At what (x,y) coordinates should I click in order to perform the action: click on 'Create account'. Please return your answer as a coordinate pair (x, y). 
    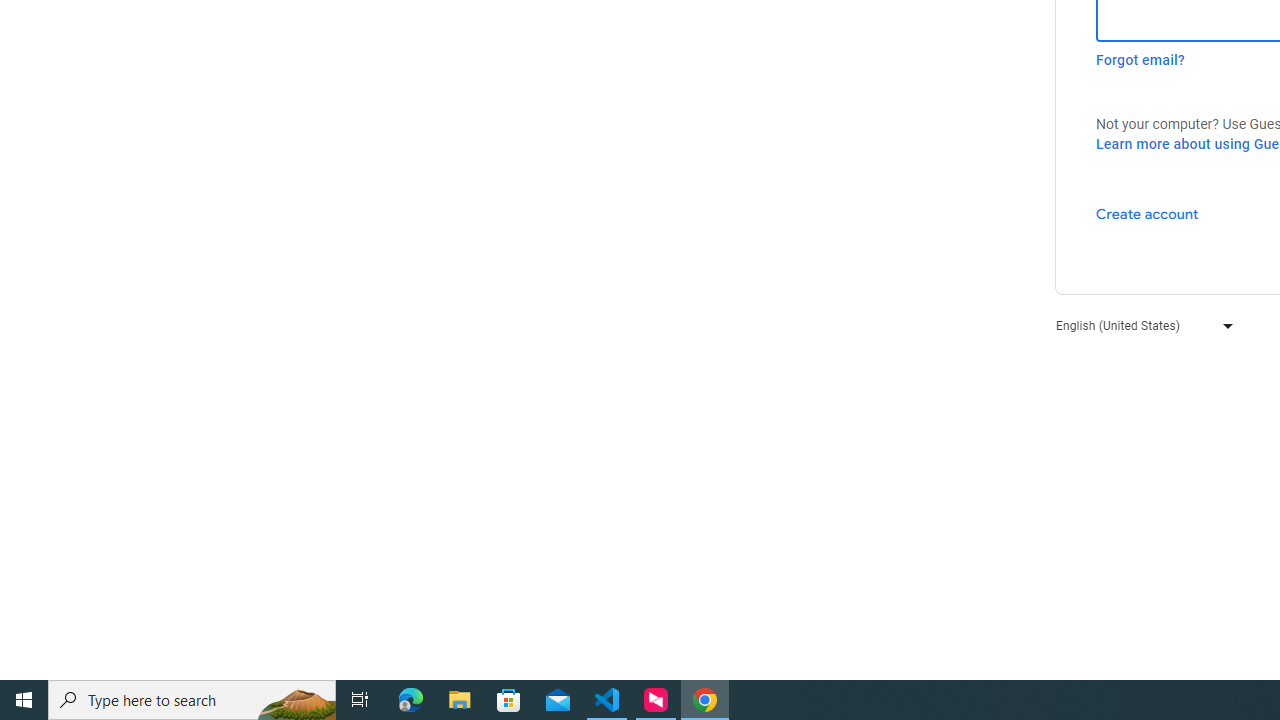
    Looking at the image, I should click on (1146, 213).